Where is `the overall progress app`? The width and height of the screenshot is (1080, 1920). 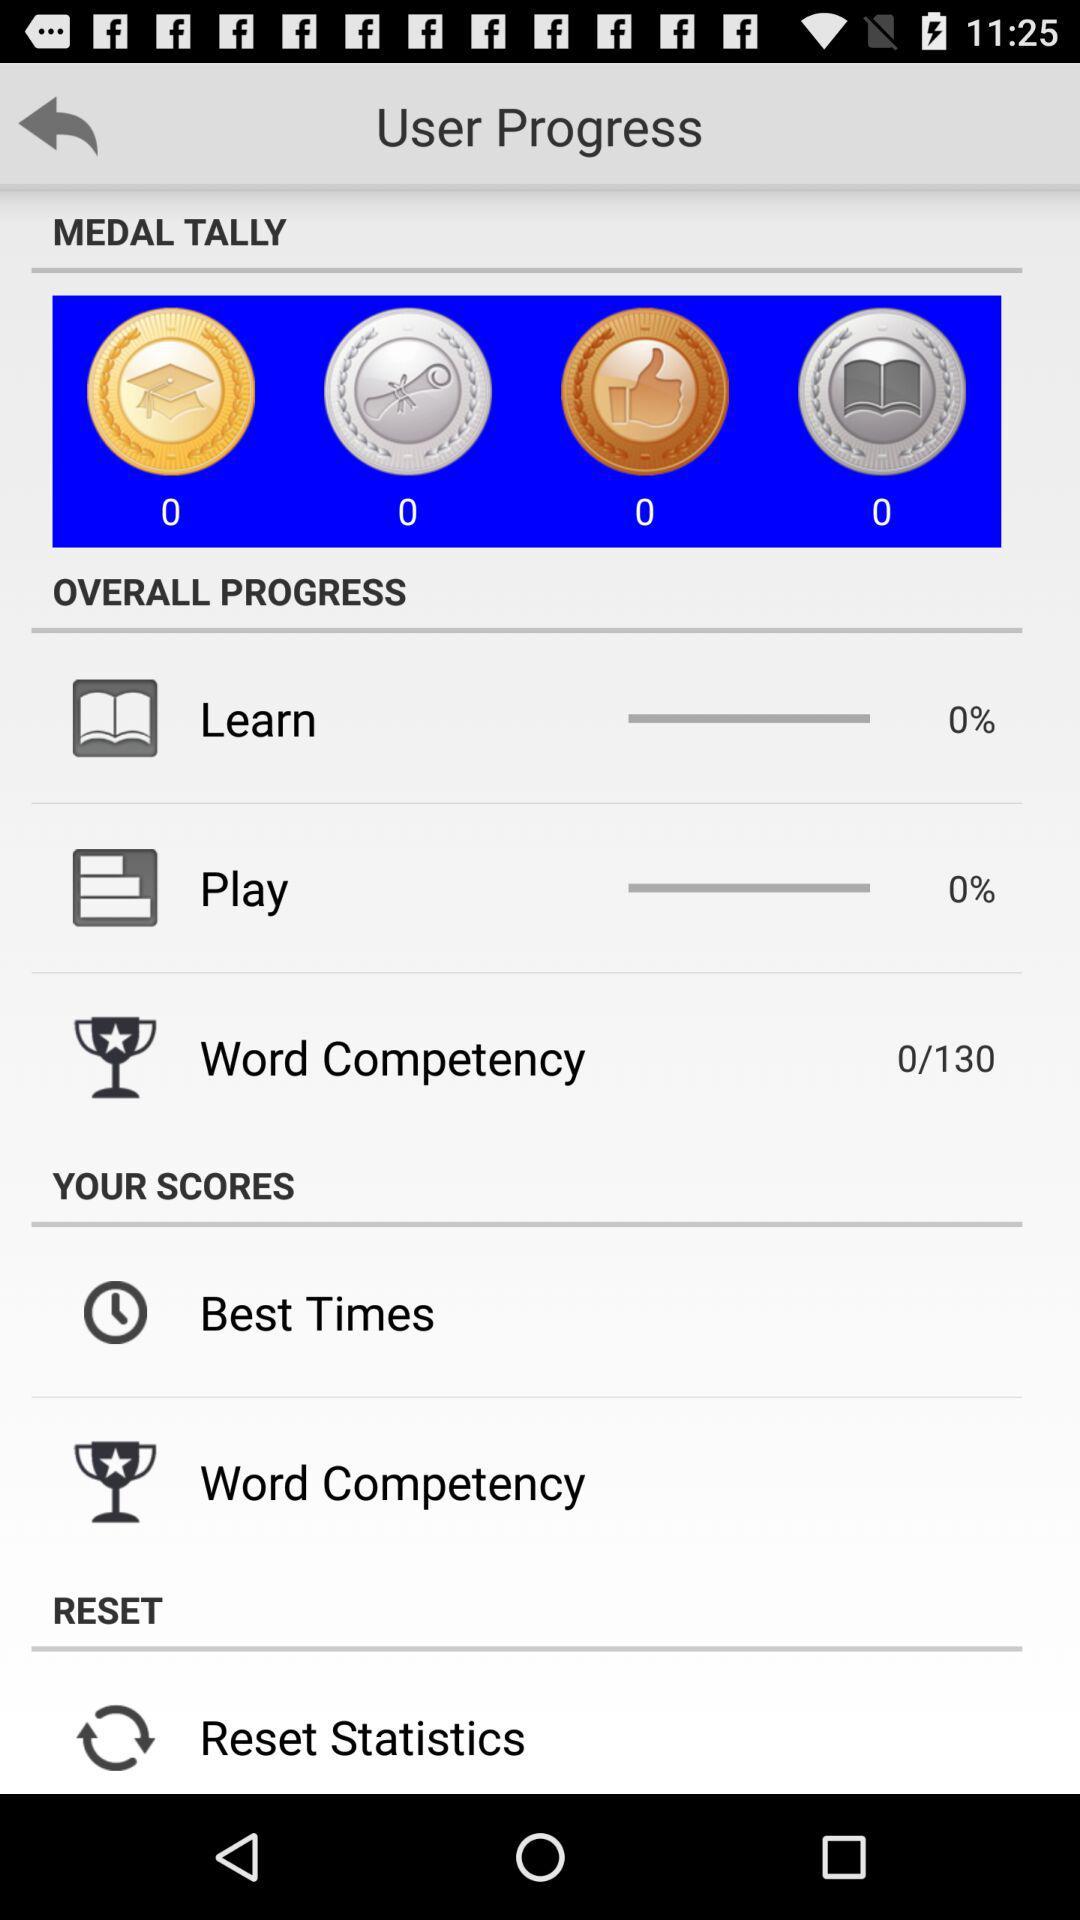
the overall progress app is located at coordinates (525, 589).